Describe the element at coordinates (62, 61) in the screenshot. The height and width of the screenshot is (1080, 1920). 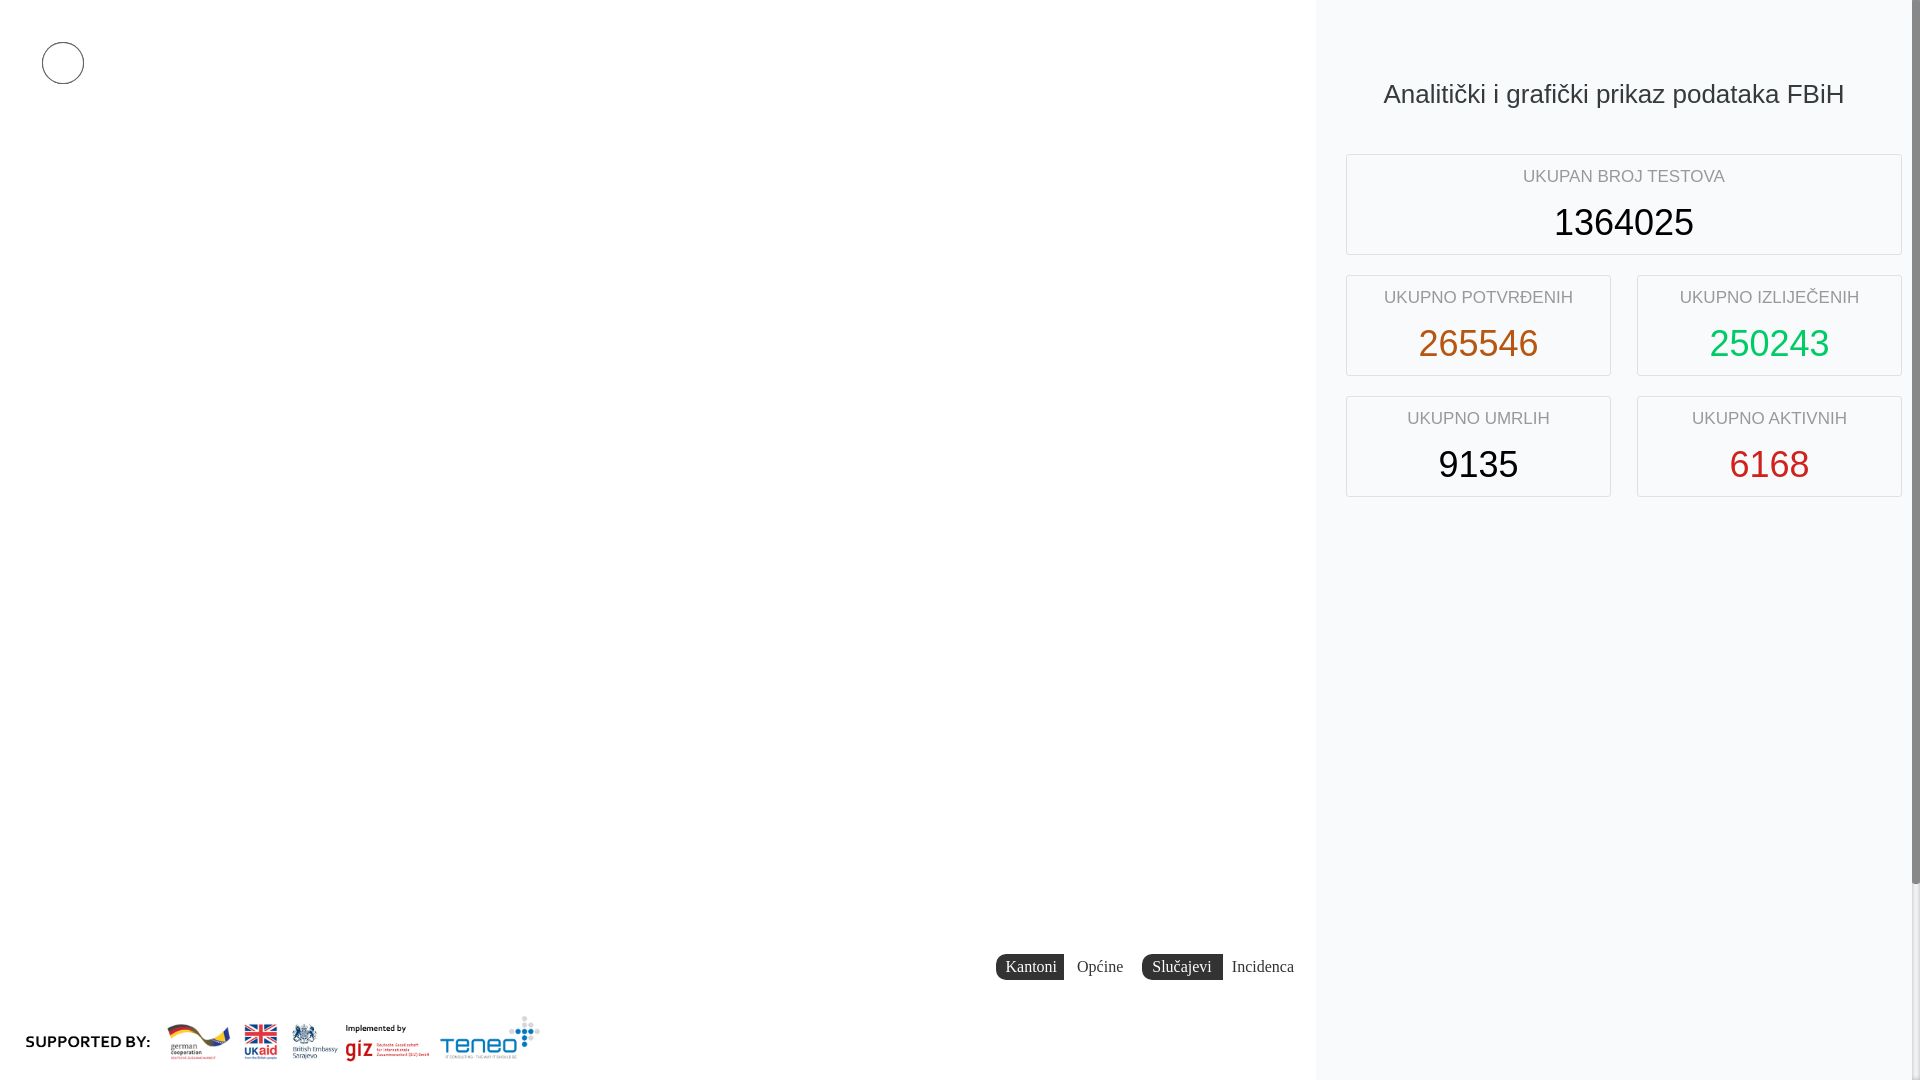
I see `'Facebook stranica'` at that location.